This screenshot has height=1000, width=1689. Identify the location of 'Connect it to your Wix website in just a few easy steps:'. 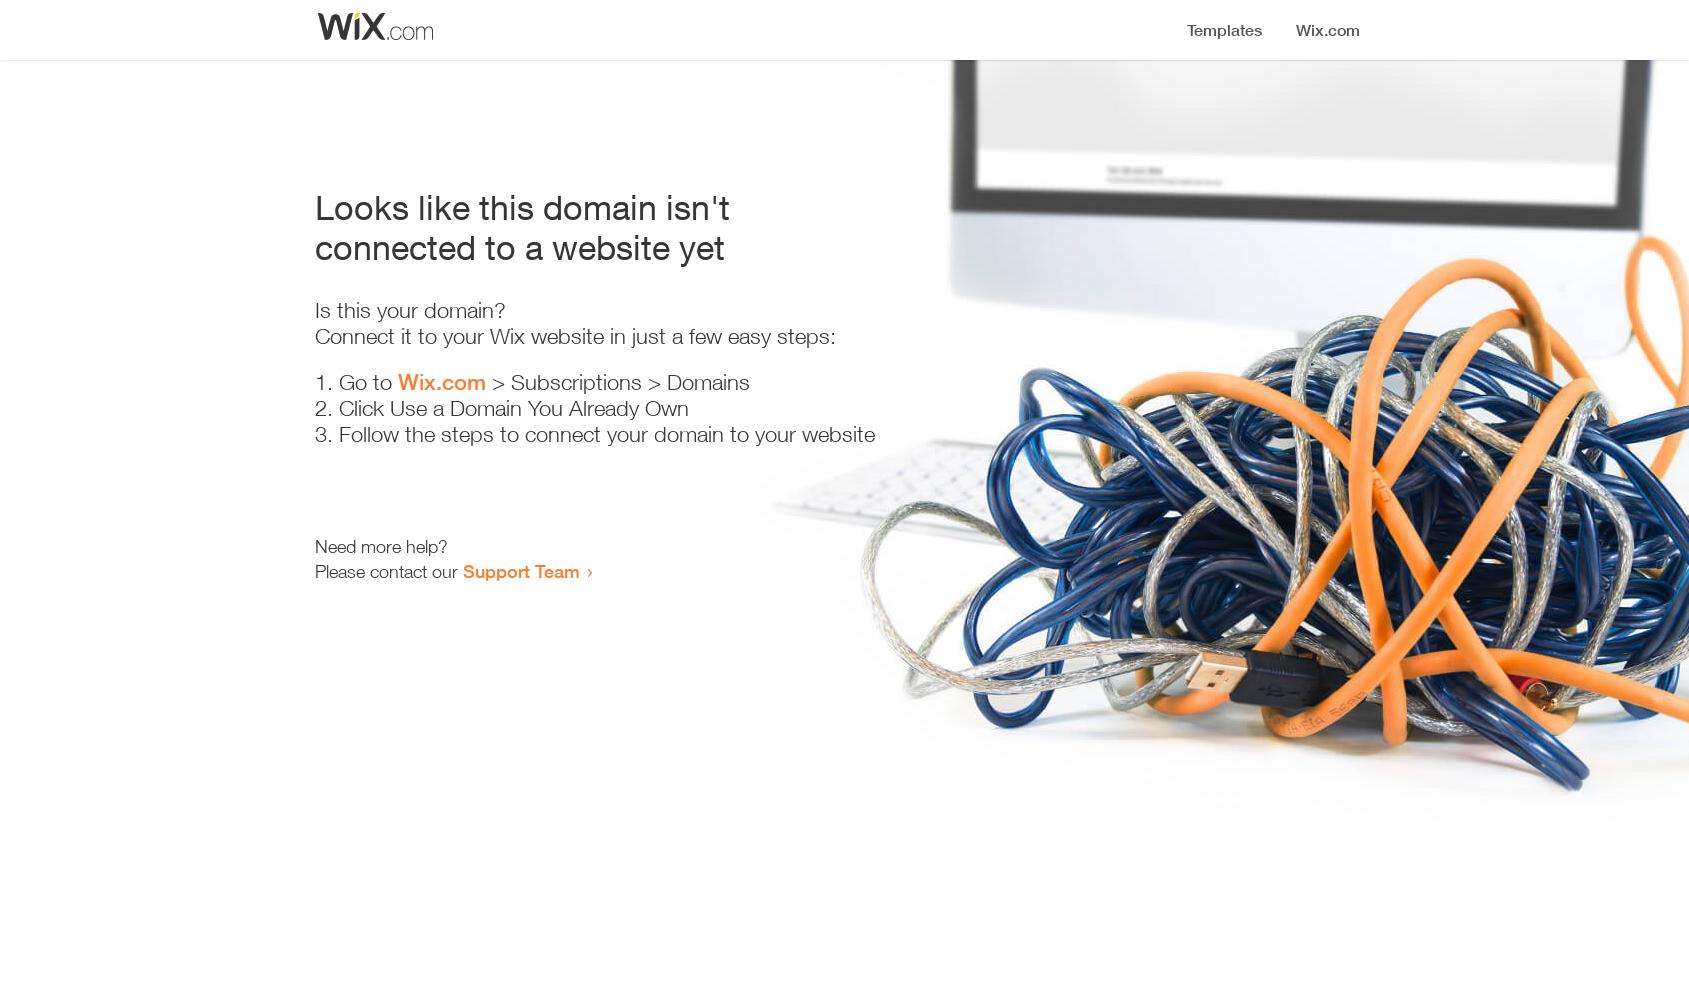
(573, 335).